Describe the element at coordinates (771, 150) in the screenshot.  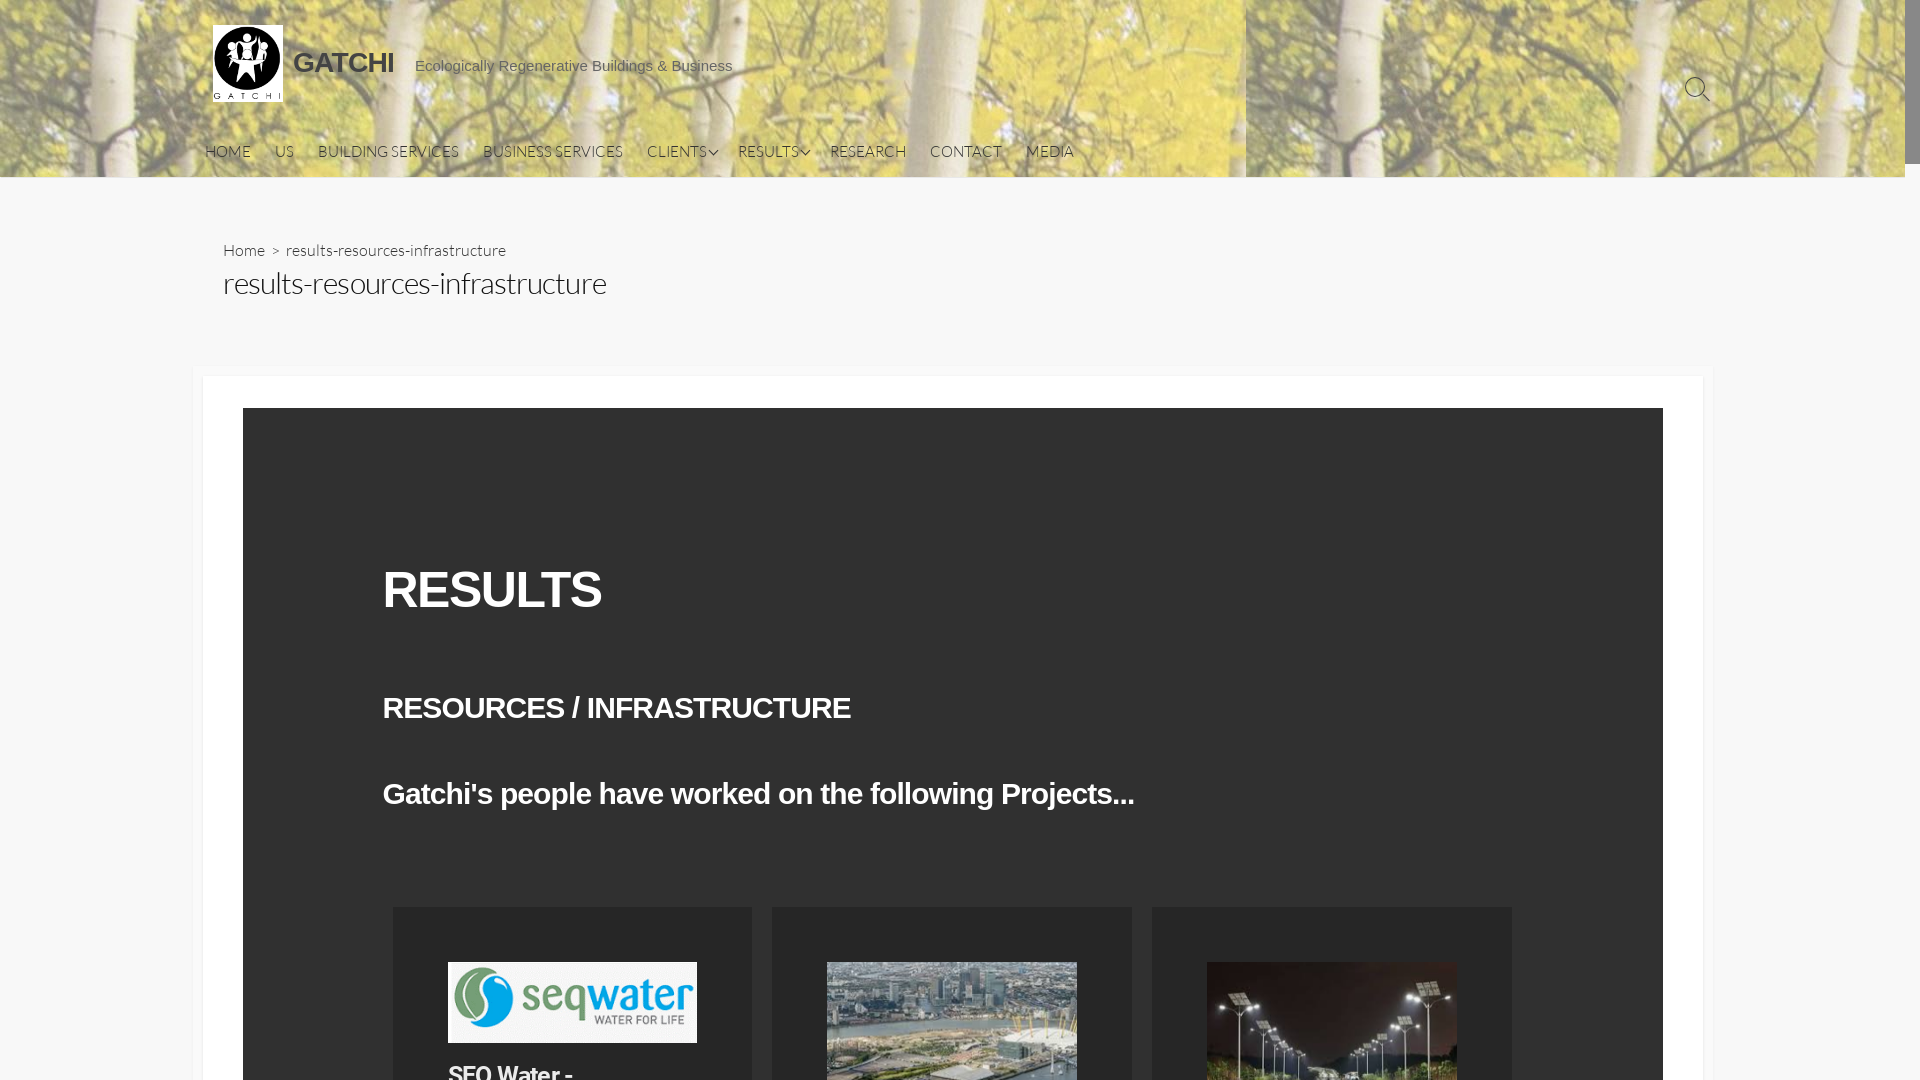
I see `'RESULTS'` at that location.